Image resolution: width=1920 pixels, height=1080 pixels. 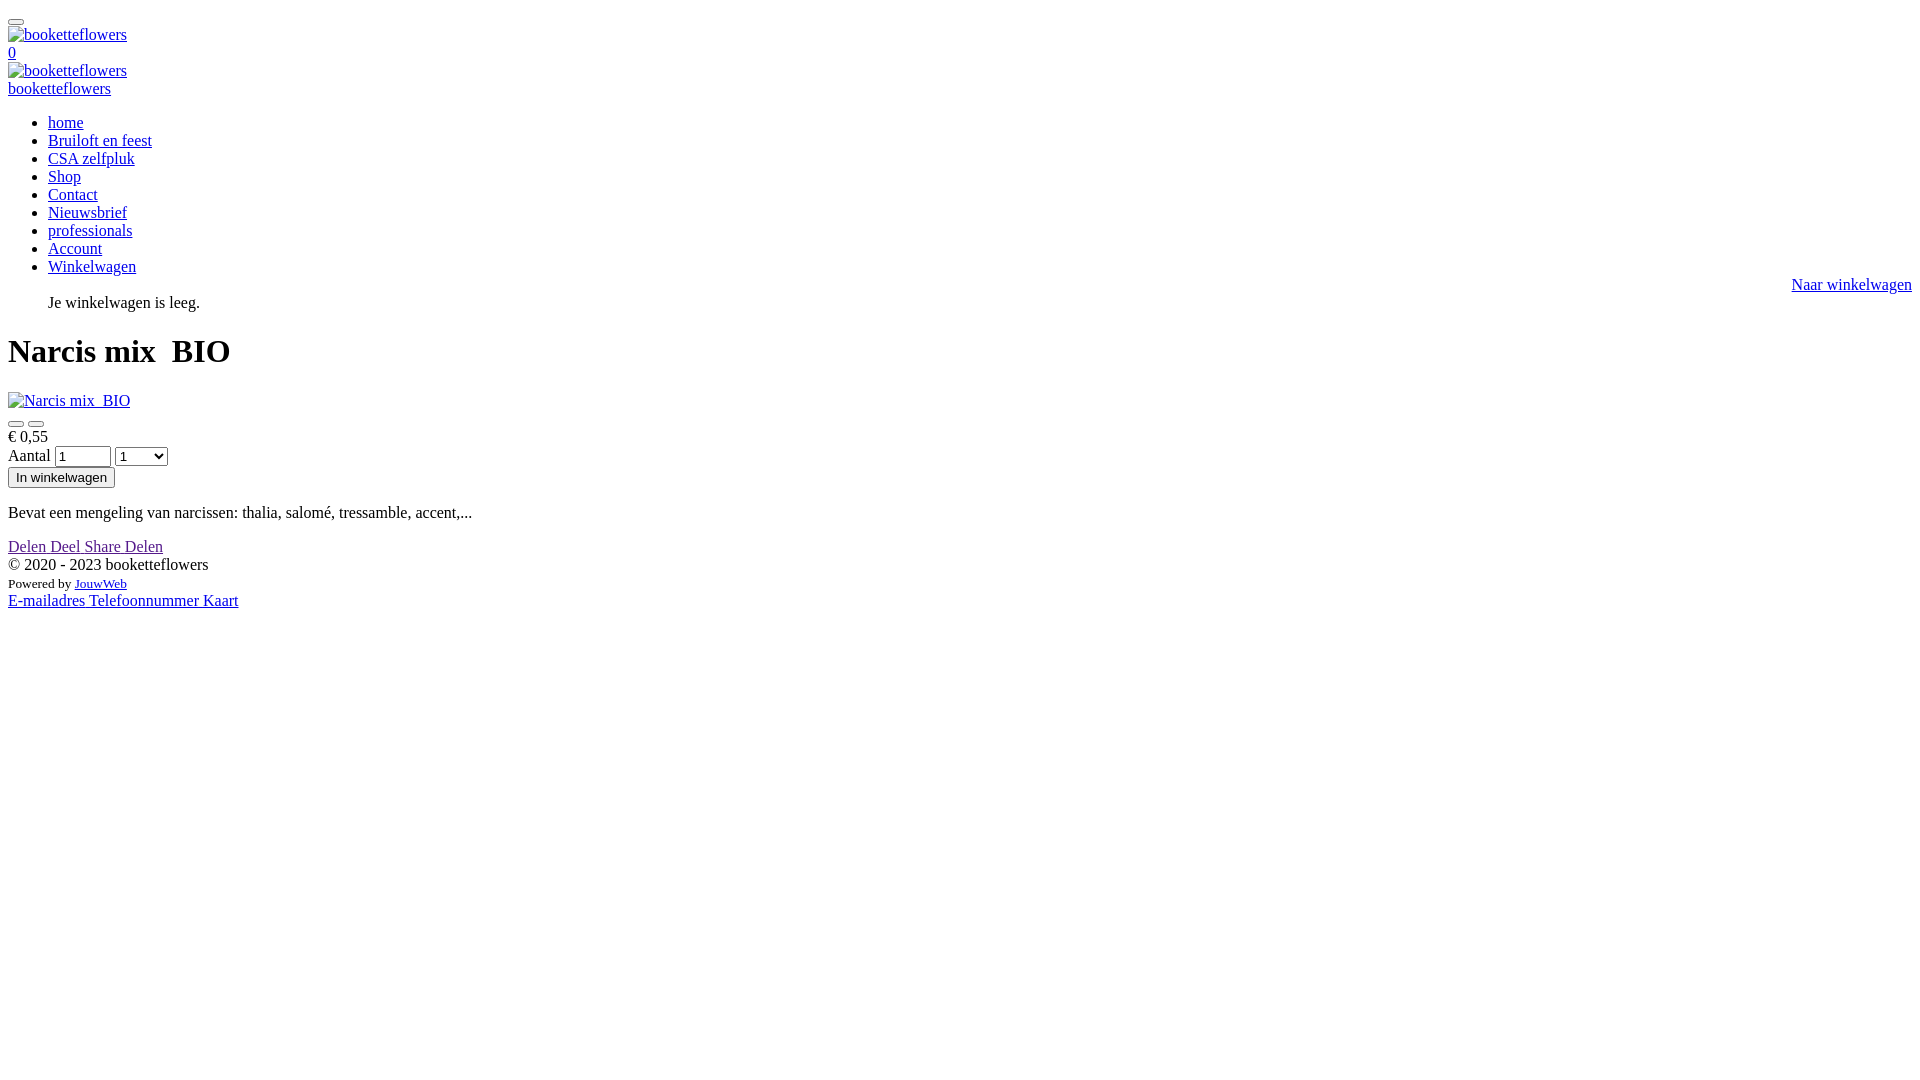 I want to click on 'Account', so click(x=75, y=247).